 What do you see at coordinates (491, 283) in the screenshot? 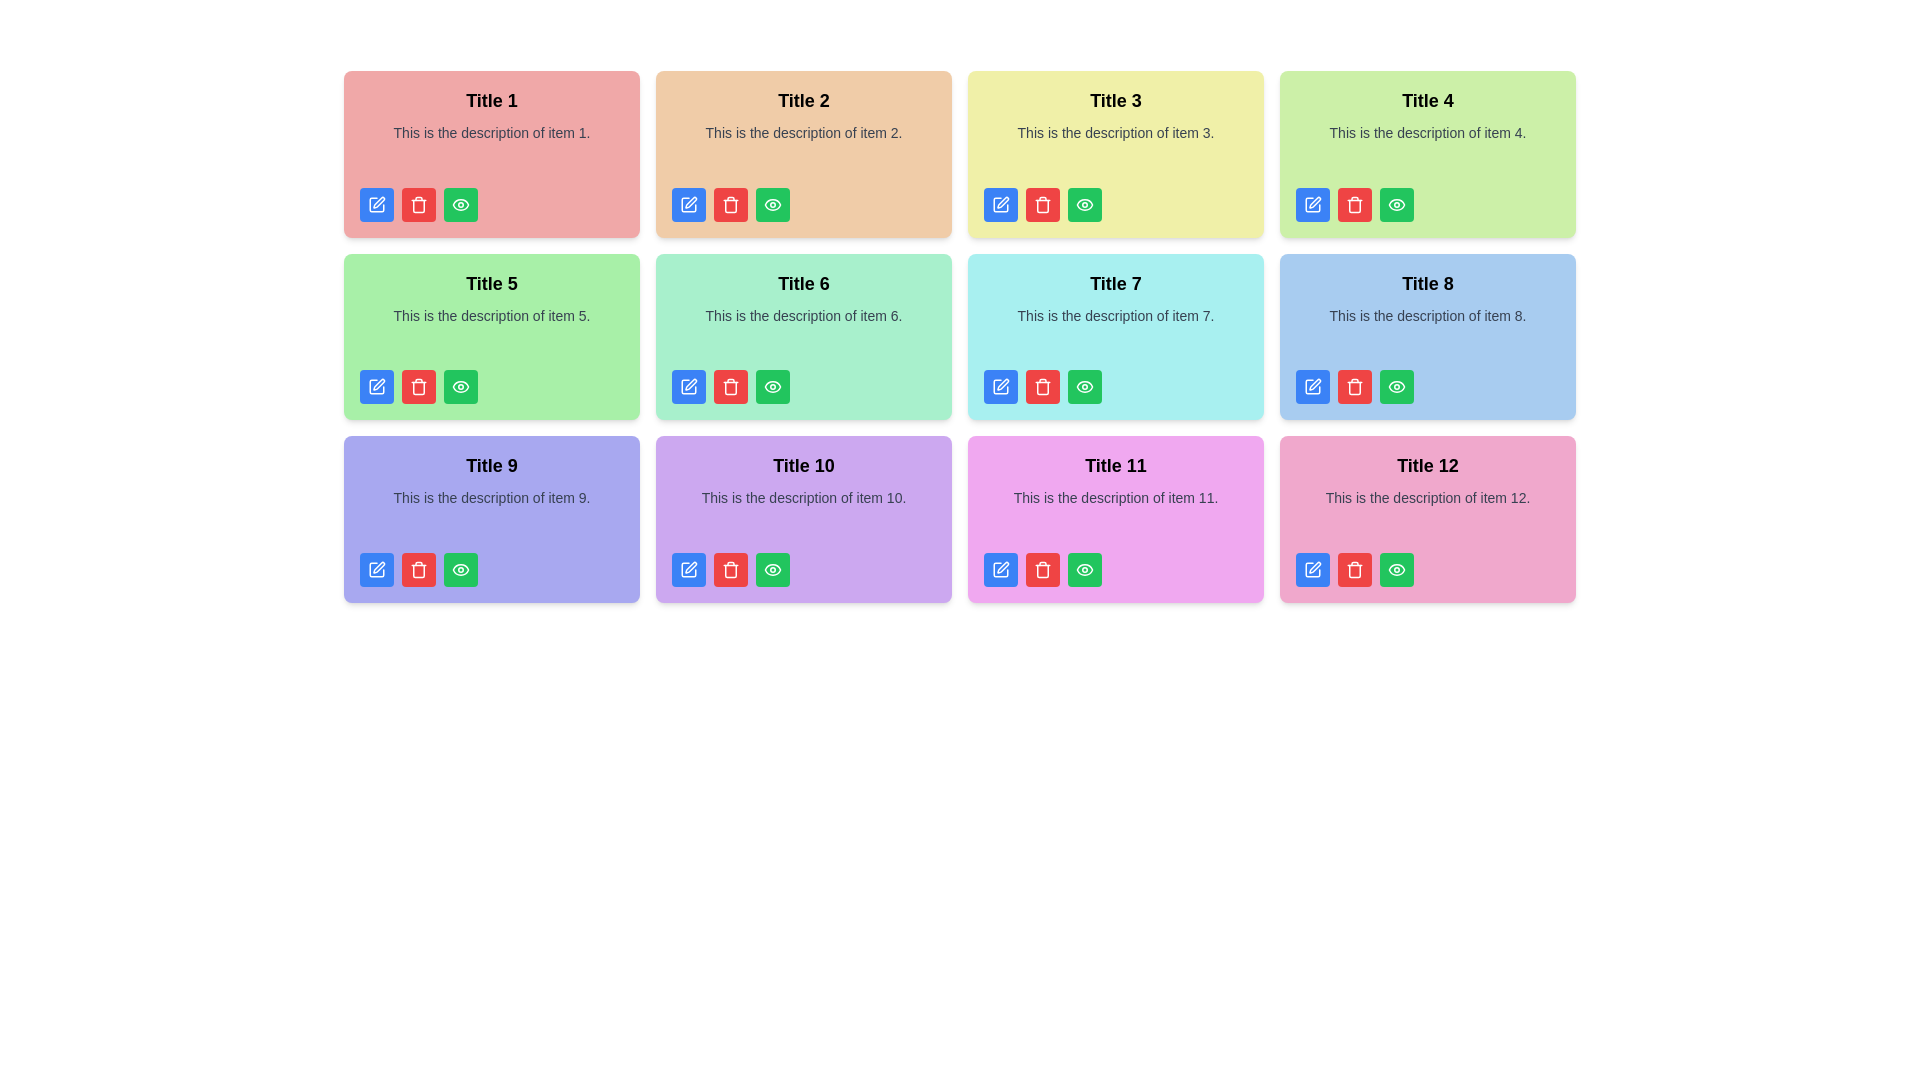
I see `the text label styled with a large font size and bold weight that features the text 'Title 5', located near the top-left of its containing box, if it supports keyboard navigation` at bounding box center [491, 283].